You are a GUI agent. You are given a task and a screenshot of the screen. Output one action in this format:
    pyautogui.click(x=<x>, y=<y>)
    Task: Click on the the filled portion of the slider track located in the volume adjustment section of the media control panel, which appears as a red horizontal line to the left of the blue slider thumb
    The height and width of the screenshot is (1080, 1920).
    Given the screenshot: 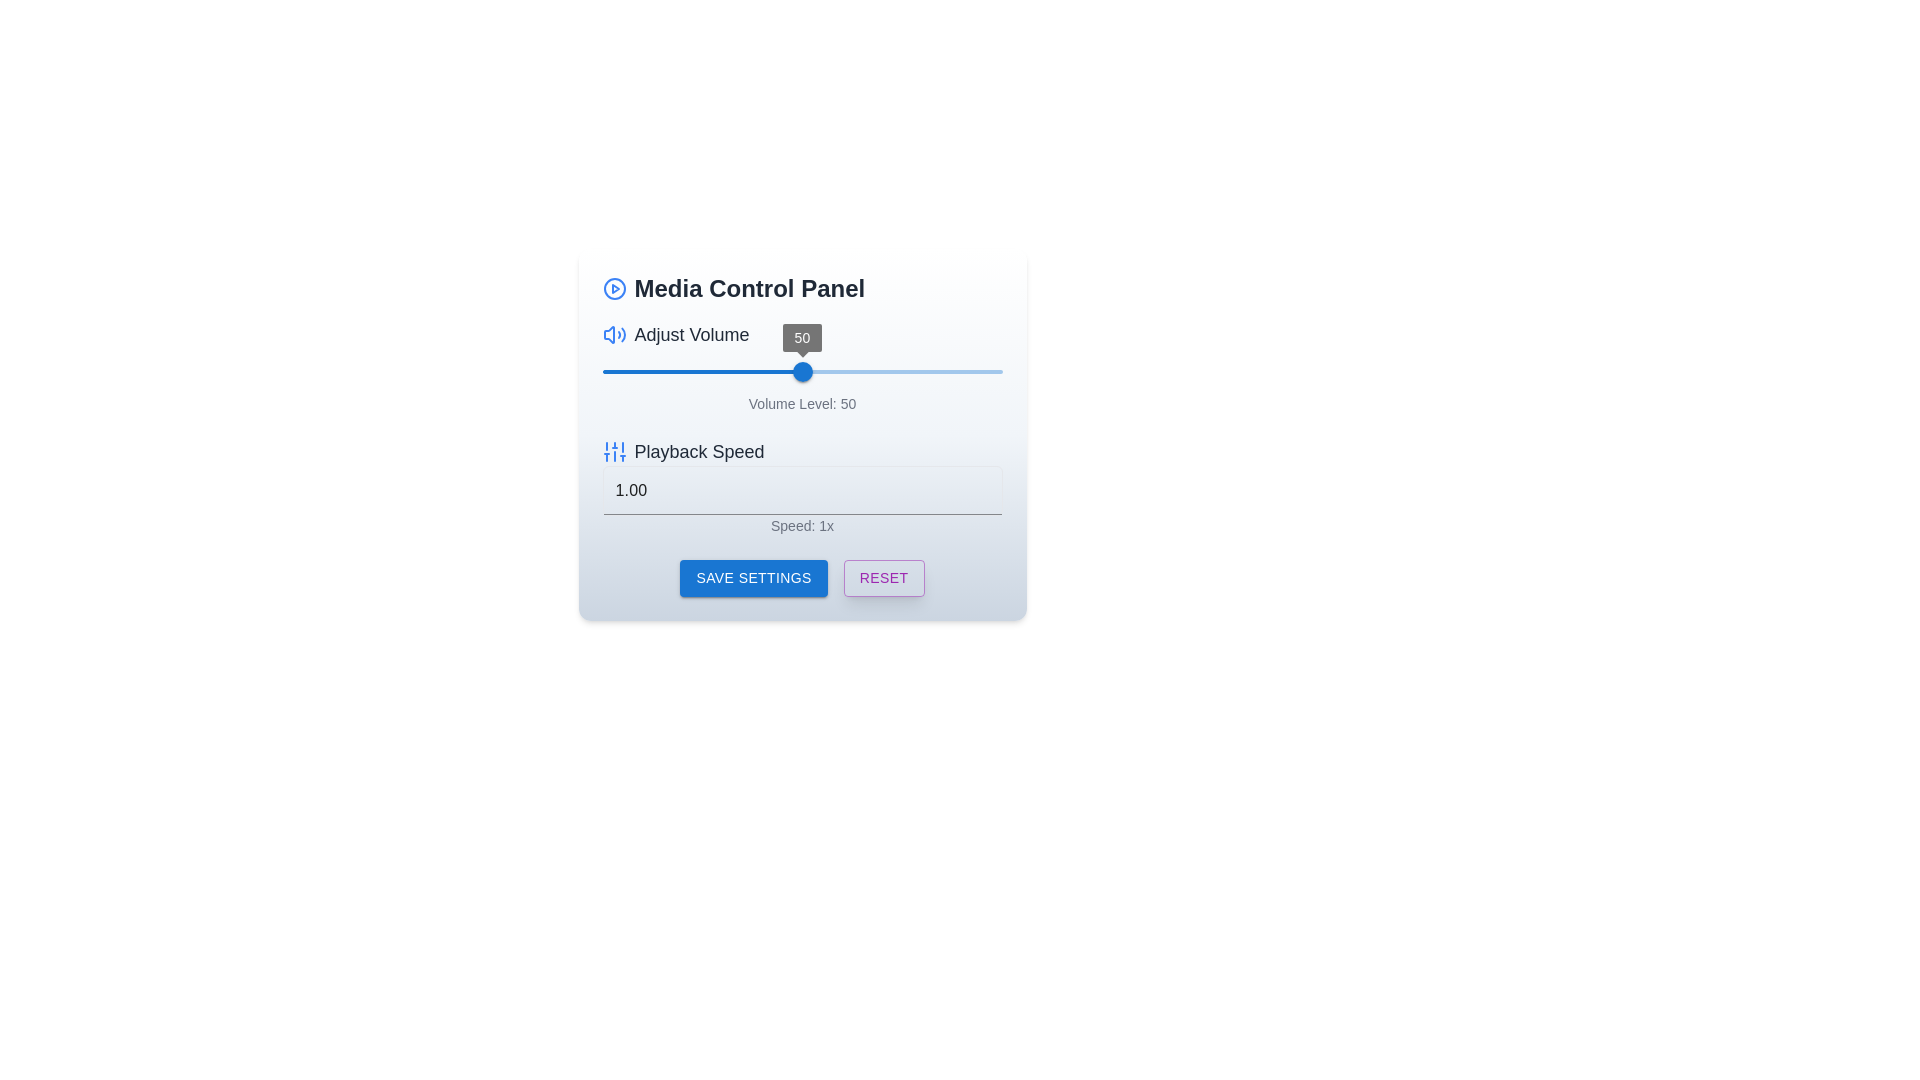 What is the action you would take?
    pyautogui.click(x=702, y=371)
    